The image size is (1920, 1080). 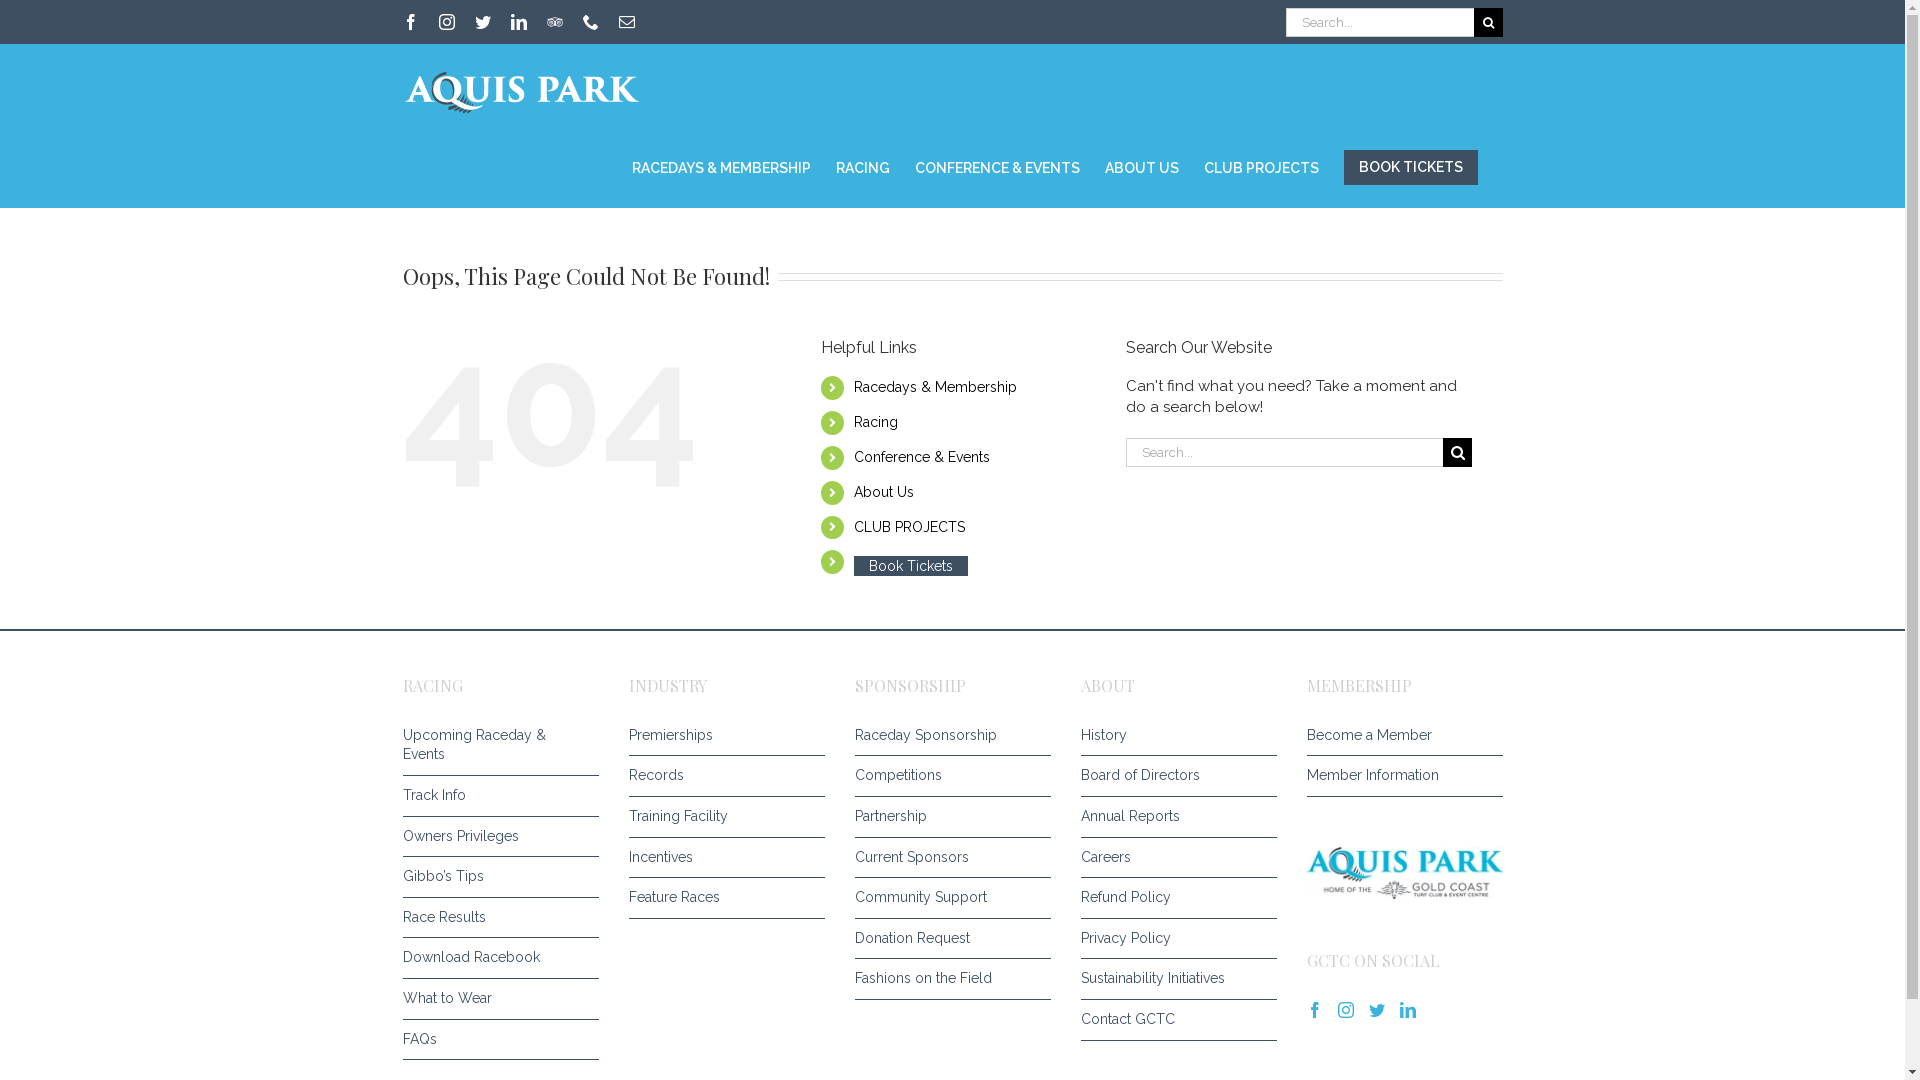 What do you see at coordinates (553, 22) in the screenshot?
I see `'Trip Advisor'` at bounding box center [553, 22].